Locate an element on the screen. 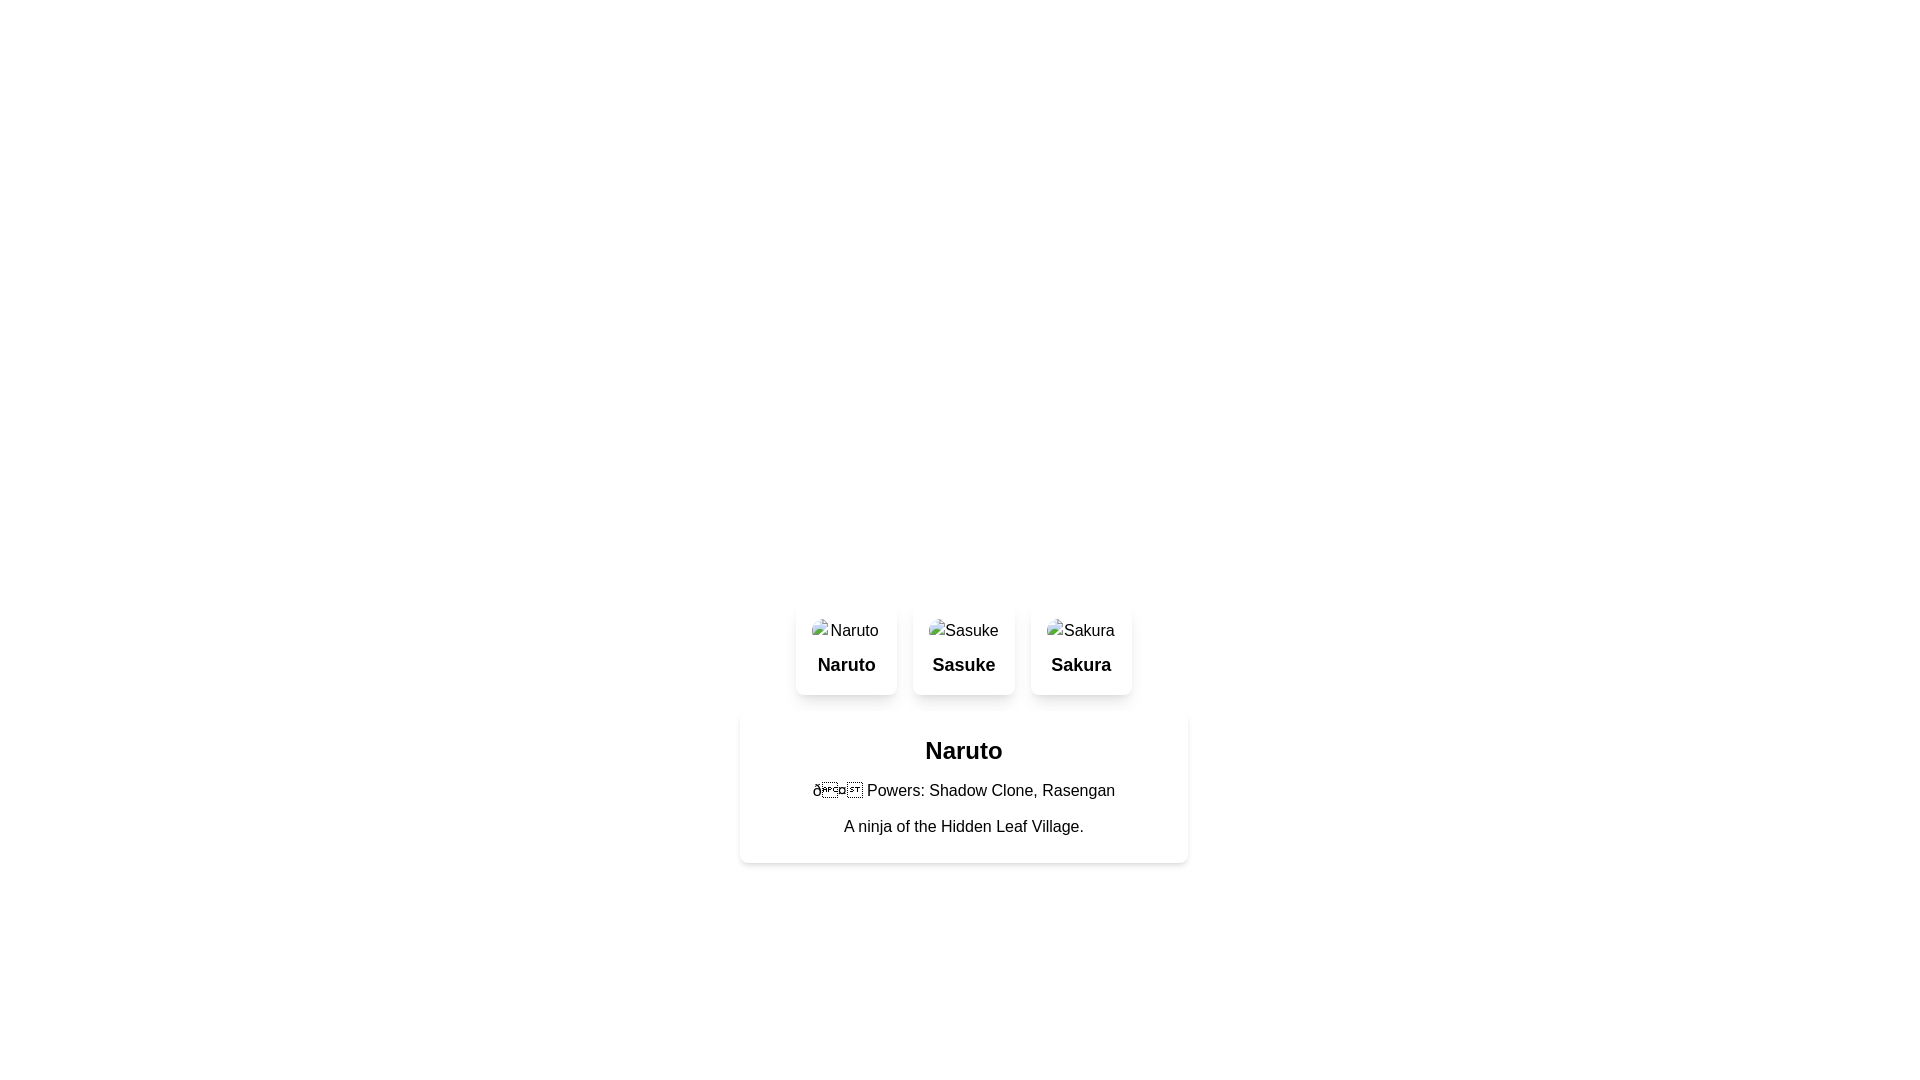  the 'Sasuke' card, which is the middle card in the horizontal card layout is located at coordinates (964, 648).